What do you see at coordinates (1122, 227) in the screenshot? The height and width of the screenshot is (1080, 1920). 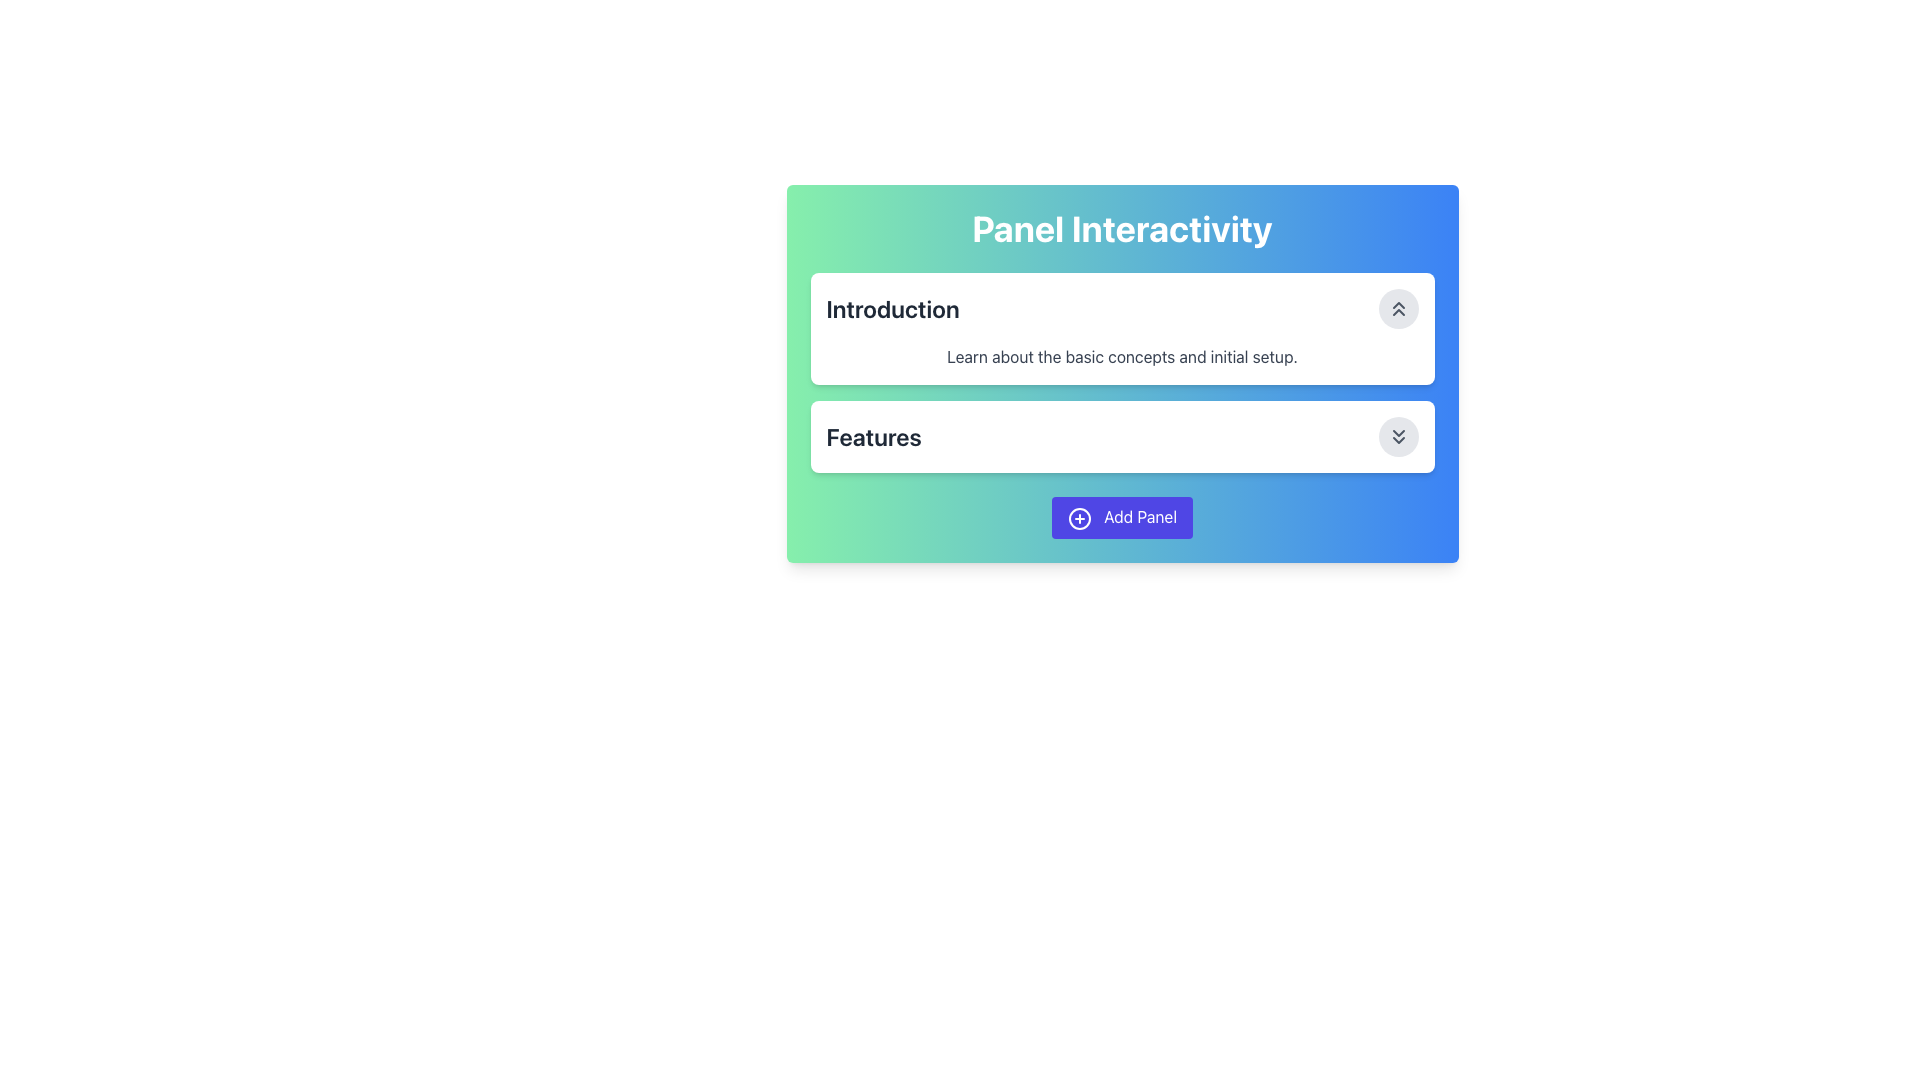 I see `the bold, large-sized white text label stating 'Panel Interactivity' at the top center of the gradient-styled panel` at bounding box center [1122, 227].